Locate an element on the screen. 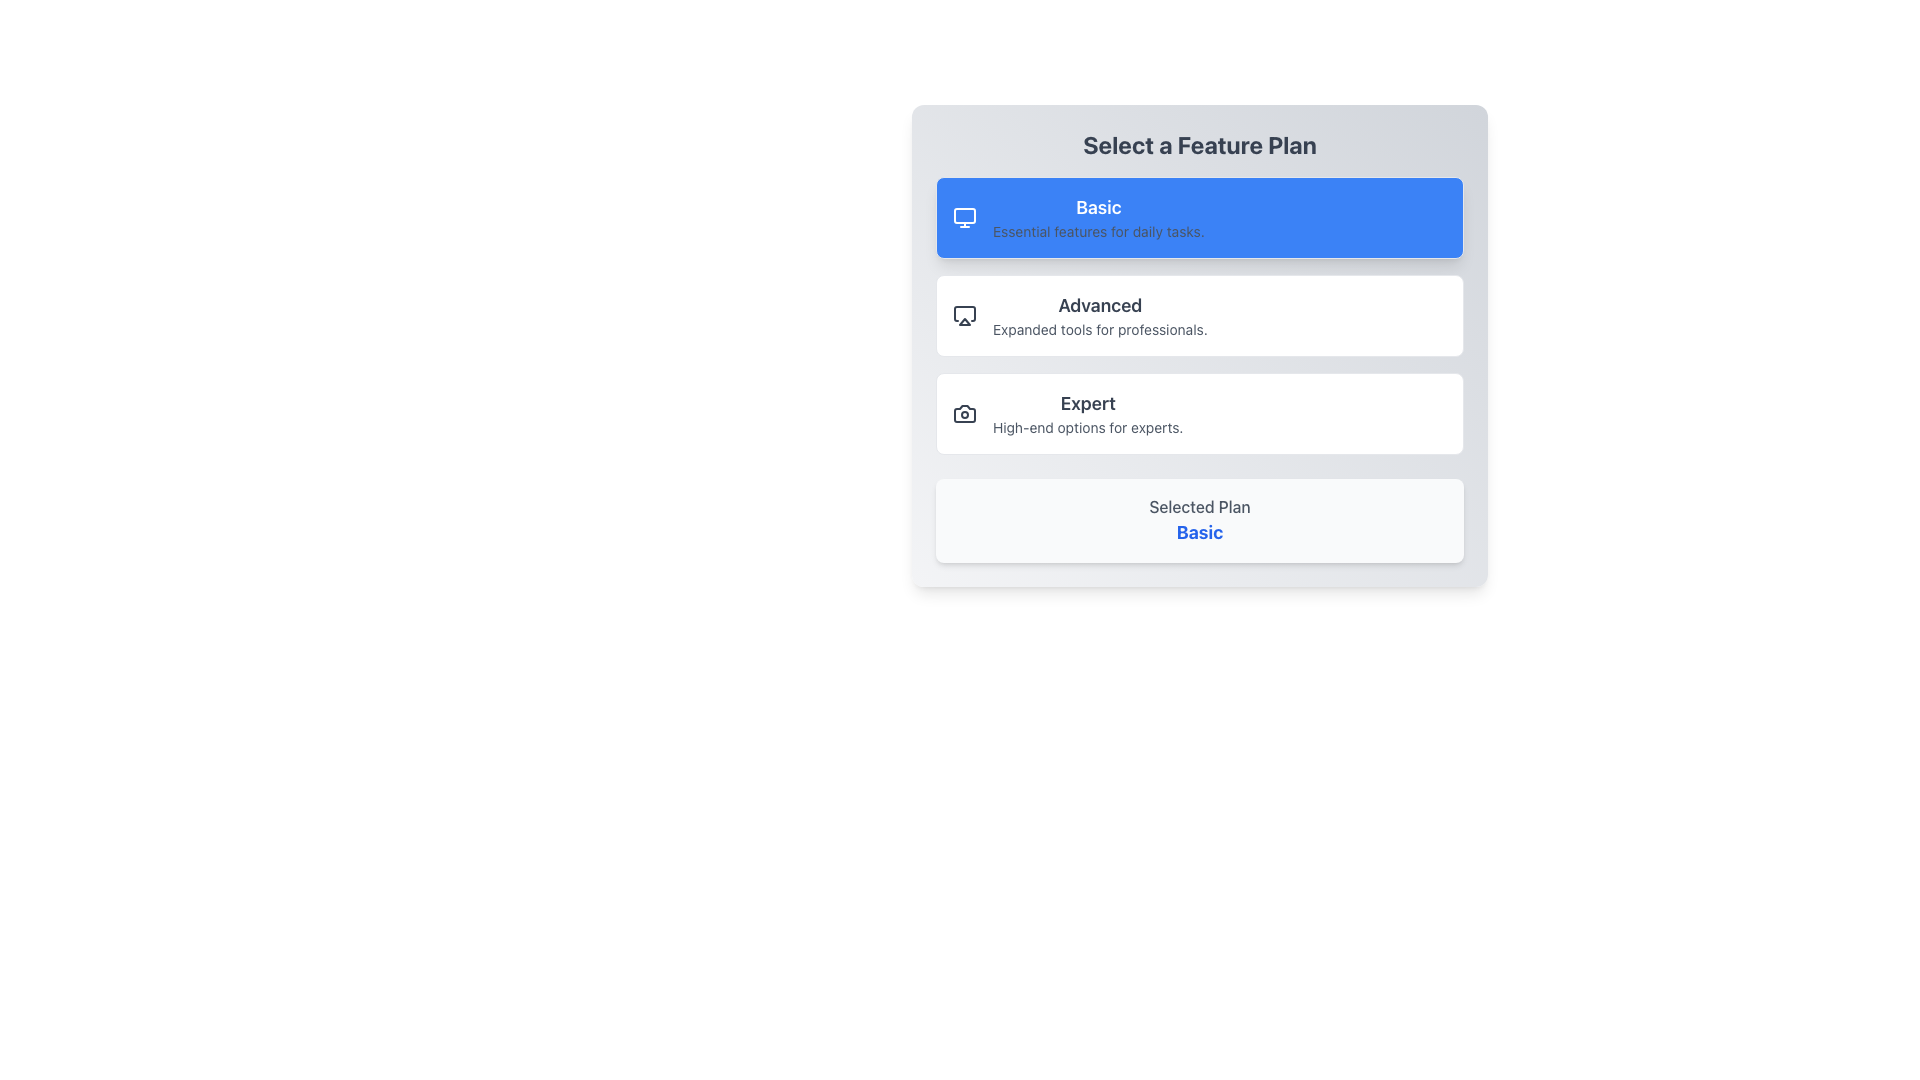 The height and width of the screenshot is (1080, 1920). the text label reading 'Essential features for daily tasks.', which is styled in small gray text and located directly below the bold 'Basic' title in the blue-highlighted section of the feature plan list is located at coordinates (1097, 230).